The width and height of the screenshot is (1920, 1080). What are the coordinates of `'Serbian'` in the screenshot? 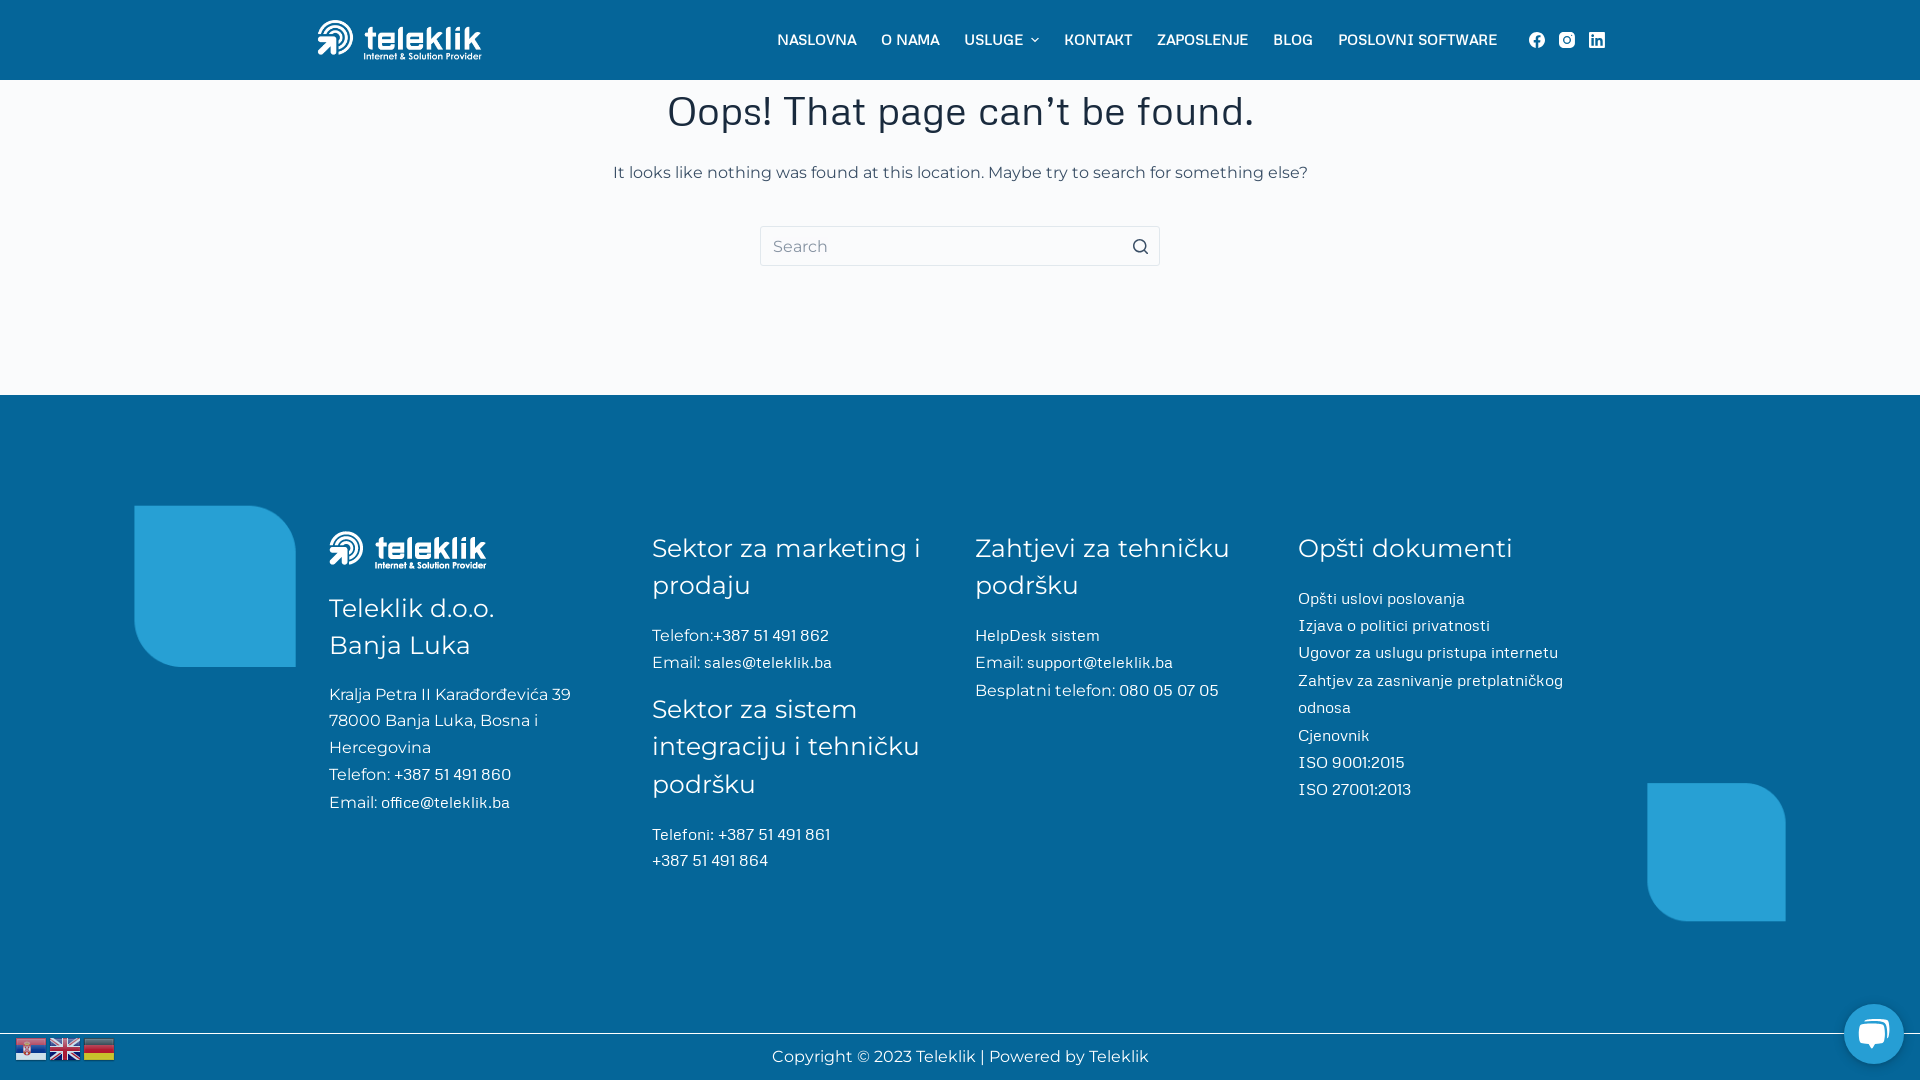 It's located at (14, 1045).